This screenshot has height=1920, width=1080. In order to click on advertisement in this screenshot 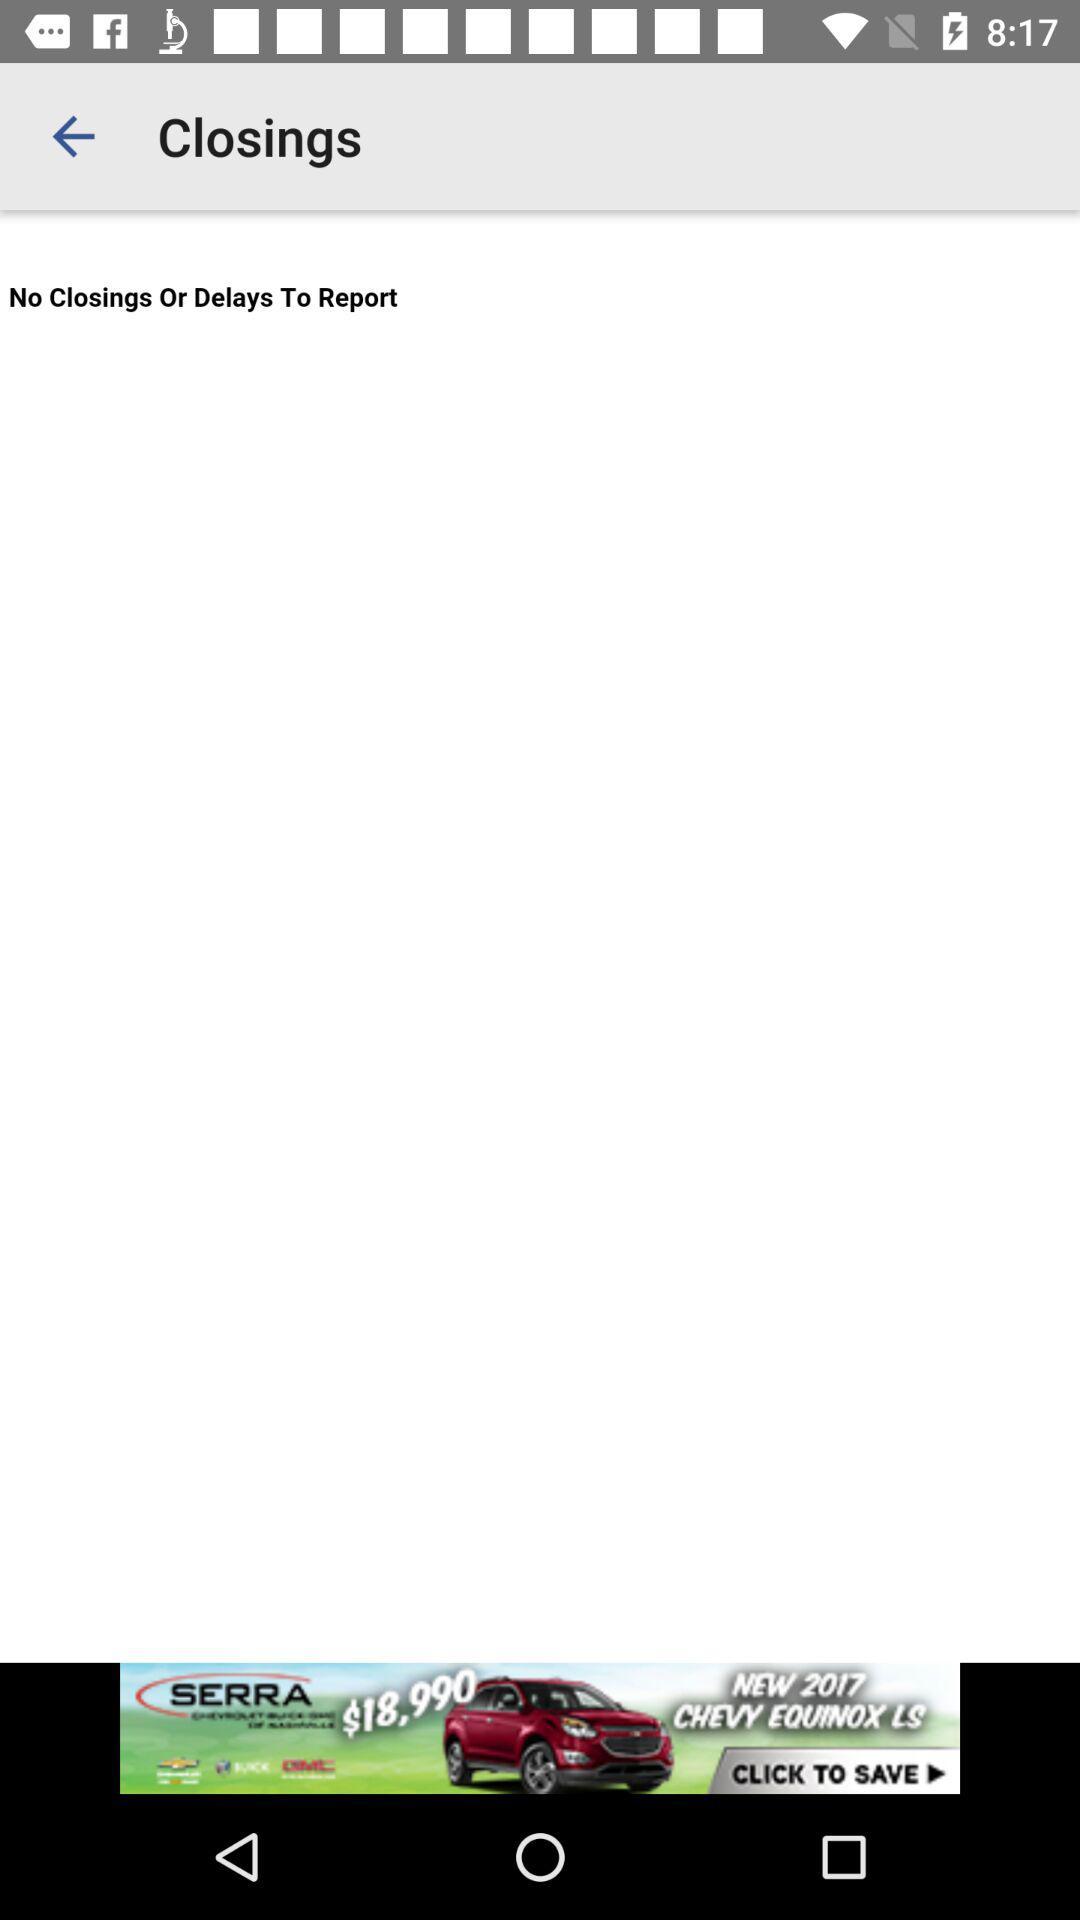, I will do `click(540, 1727)`.